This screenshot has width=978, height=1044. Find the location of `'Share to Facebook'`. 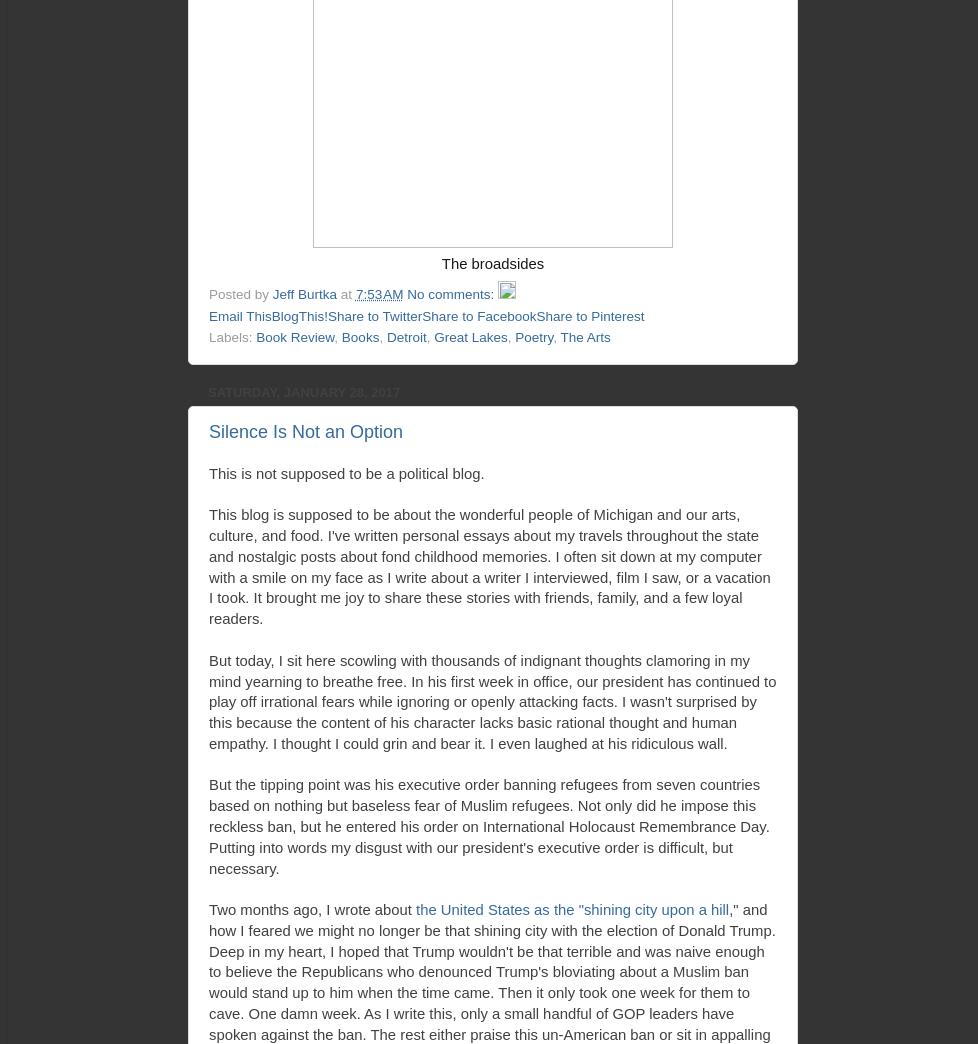

'Share to Facebook' is located at coordinates (478, 314).